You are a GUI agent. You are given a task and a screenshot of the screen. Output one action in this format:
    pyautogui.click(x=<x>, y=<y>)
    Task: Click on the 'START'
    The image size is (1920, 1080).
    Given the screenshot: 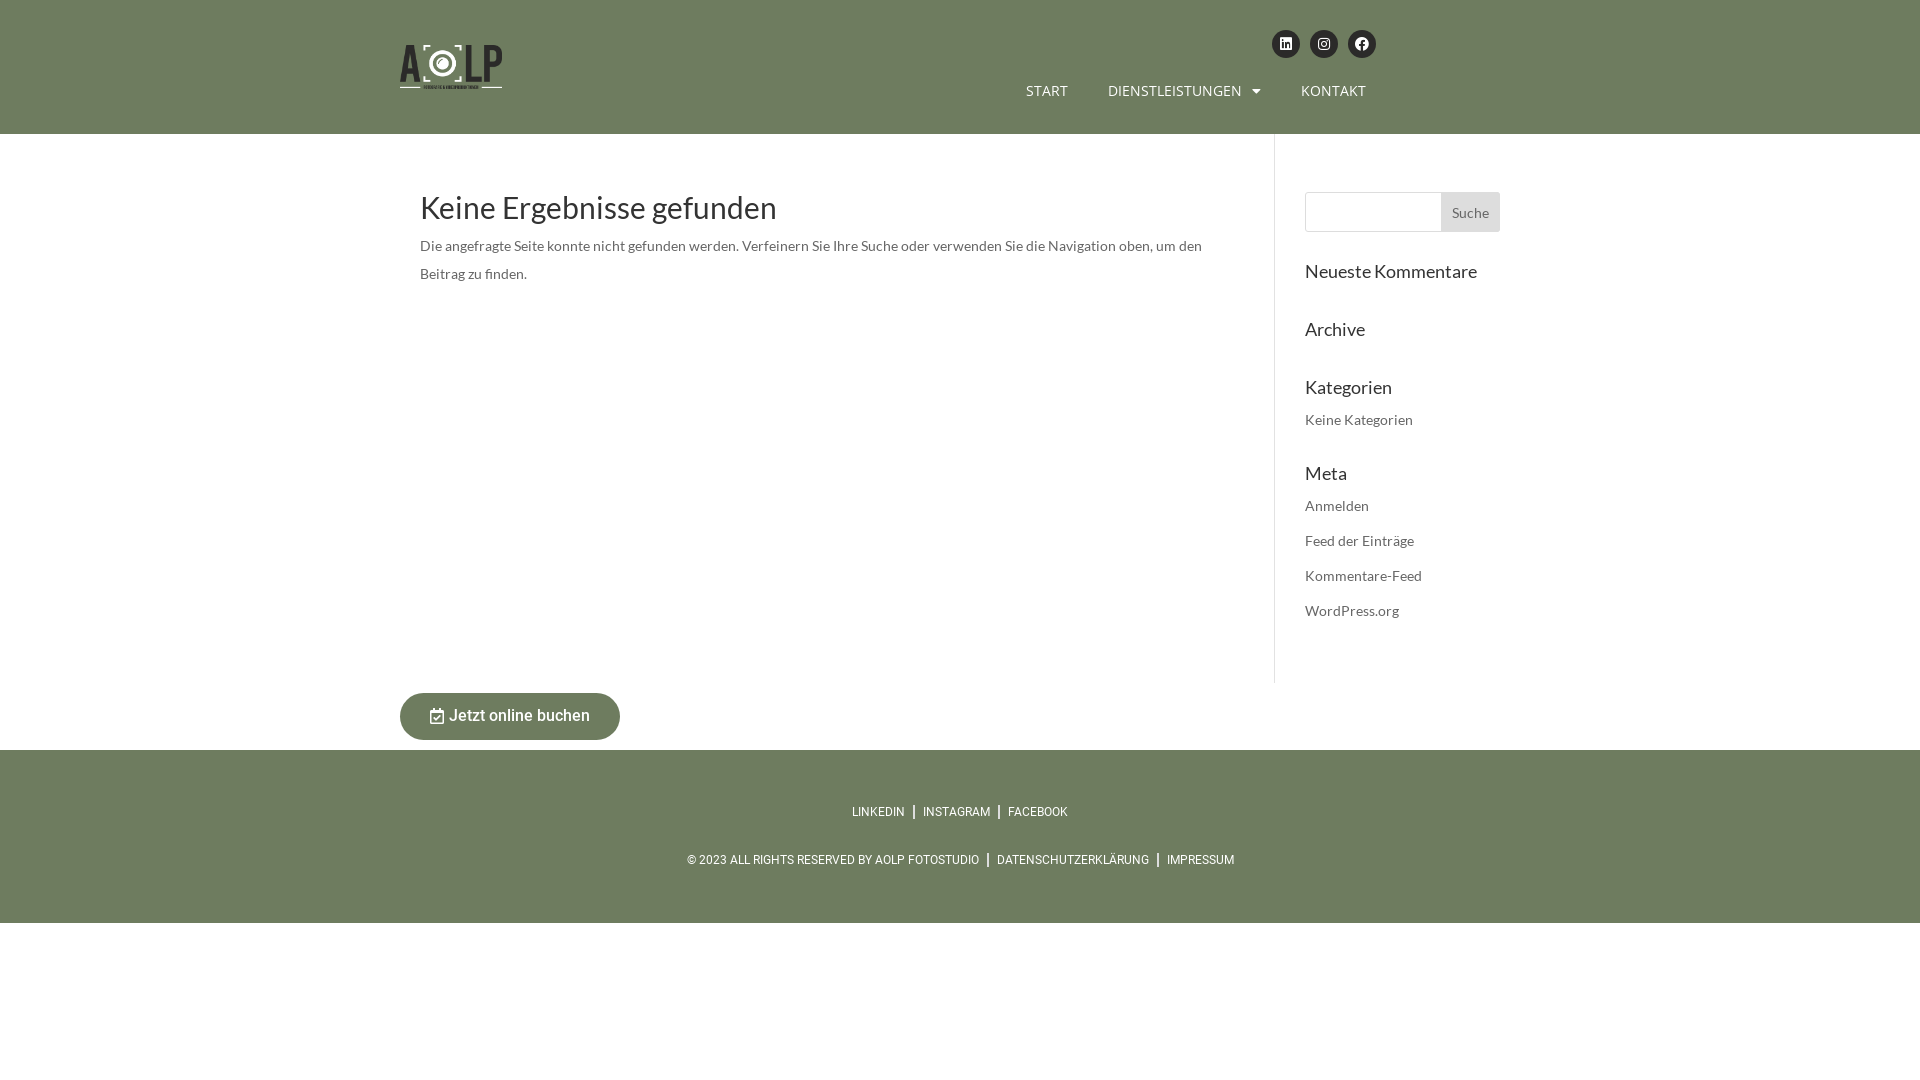 What is the action you would take?
    pyautogui.click(x=1045, y=91)
    